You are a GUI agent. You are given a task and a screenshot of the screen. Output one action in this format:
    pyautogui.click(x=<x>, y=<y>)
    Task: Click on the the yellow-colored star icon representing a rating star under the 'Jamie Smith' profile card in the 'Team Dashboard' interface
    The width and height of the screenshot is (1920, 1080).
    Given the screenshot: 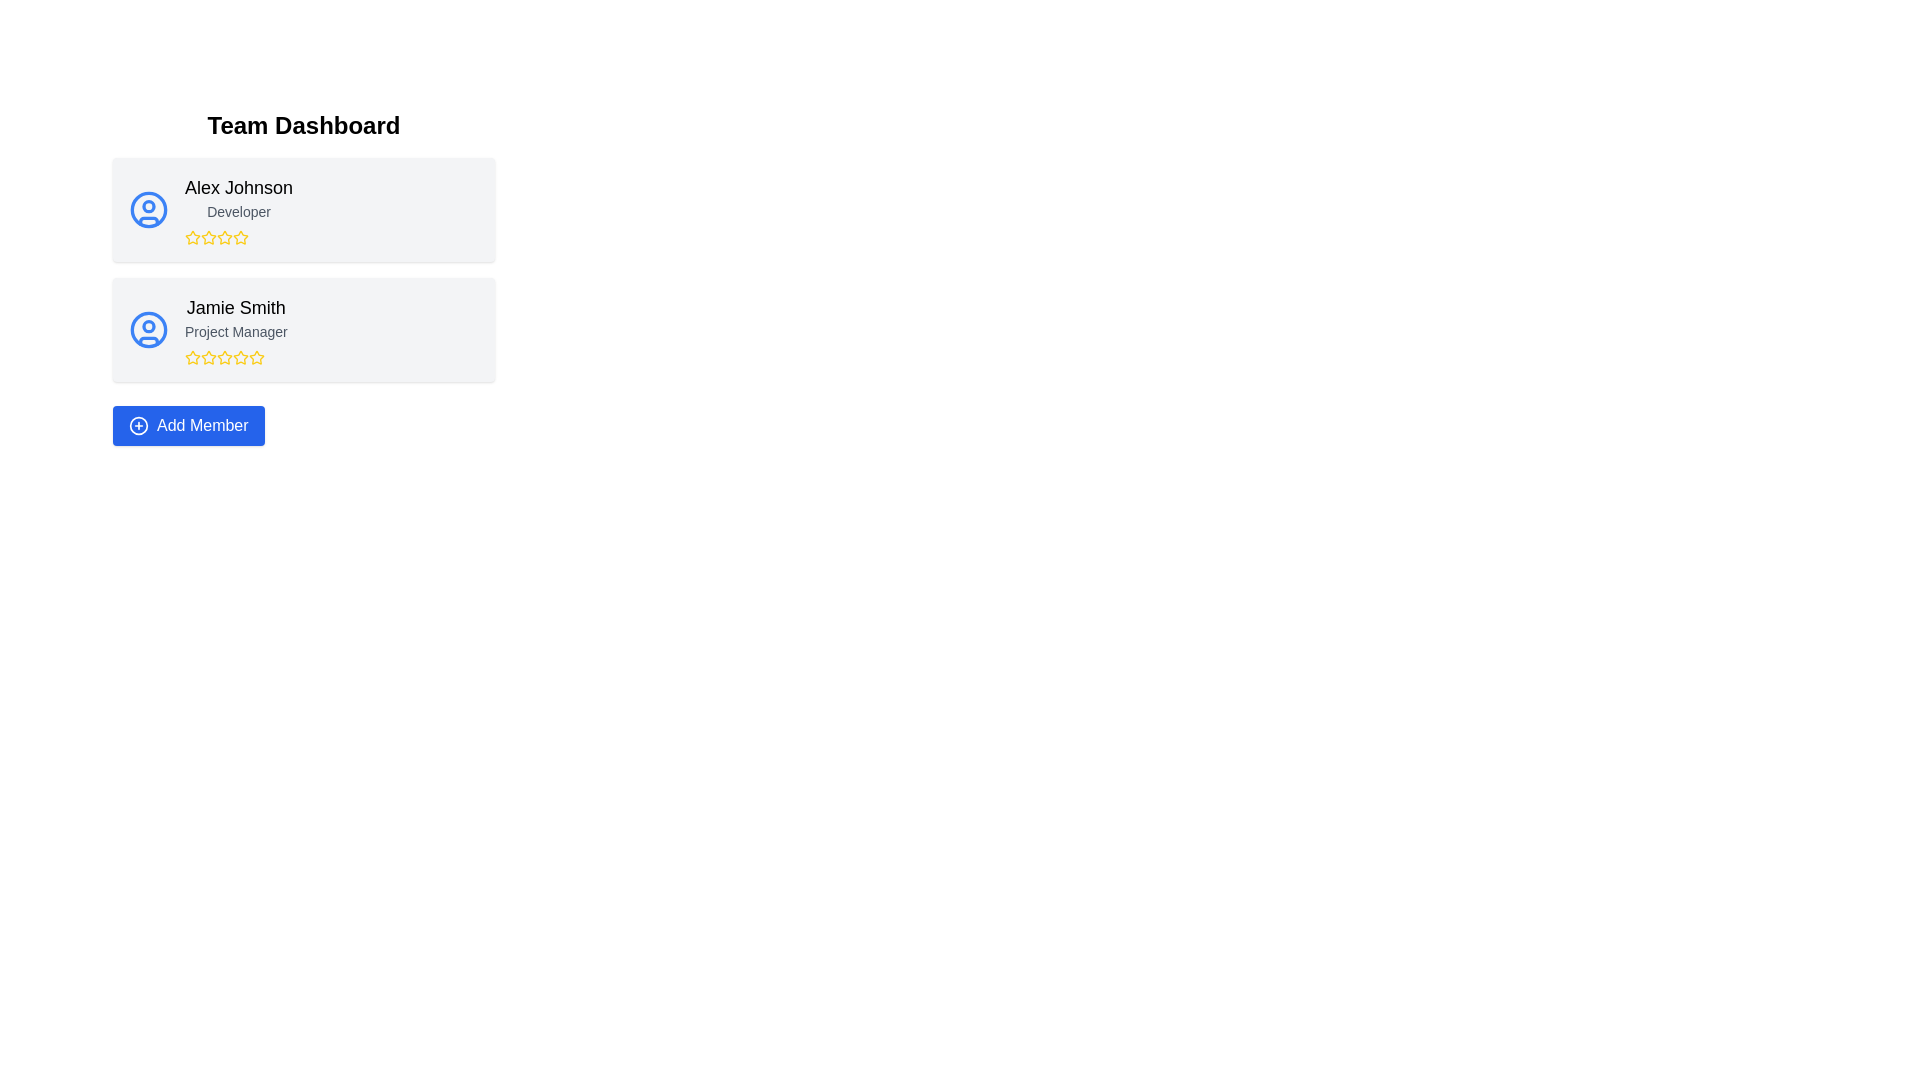 What is the action you would take?
    pyautogui.click(x=192, y=356)
    